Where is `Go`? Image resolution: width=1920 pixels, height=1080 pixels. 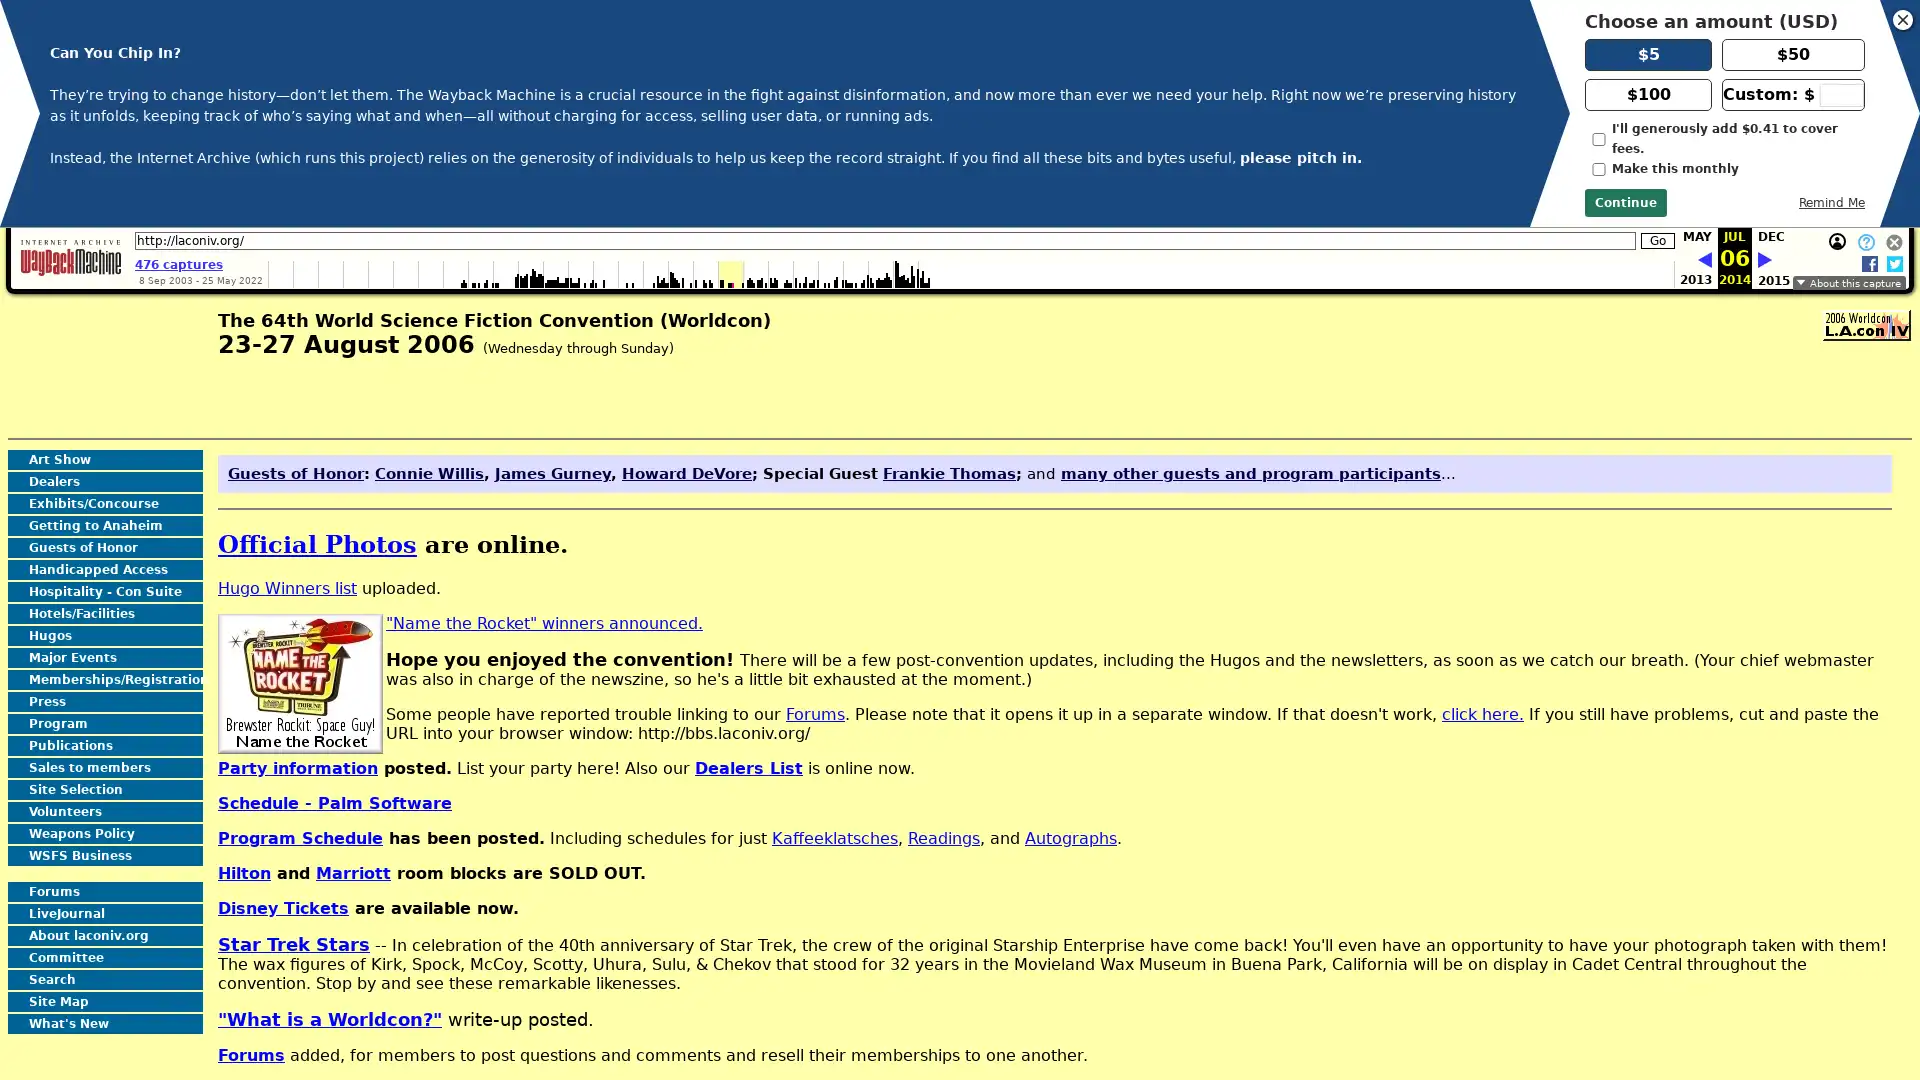 Go is located at coordinates (1657, 239).